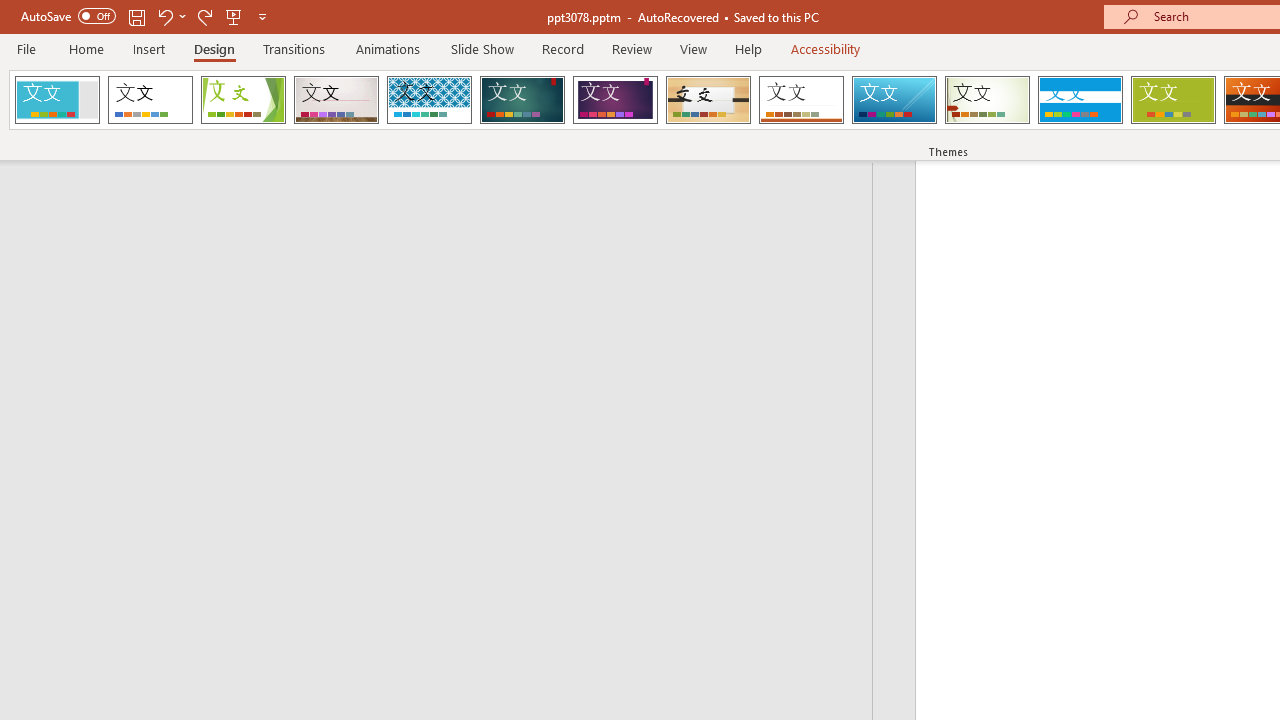  Describe the element at coordinates (987, 100) in the screenshot. I see `'Wisp'` at that location.